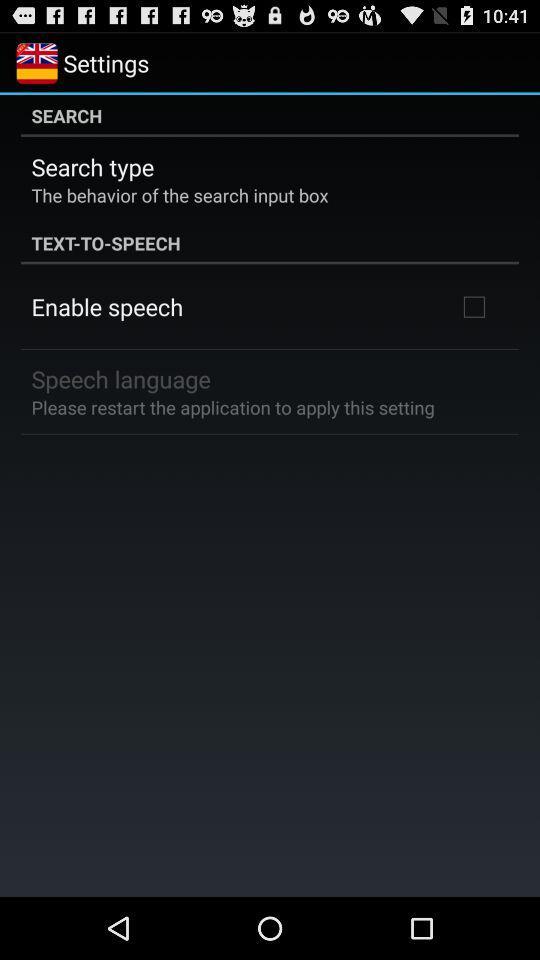  Describe the element at coordinates (270, 241) in the screenshot. I see `the app below the the behavior of` at that location.